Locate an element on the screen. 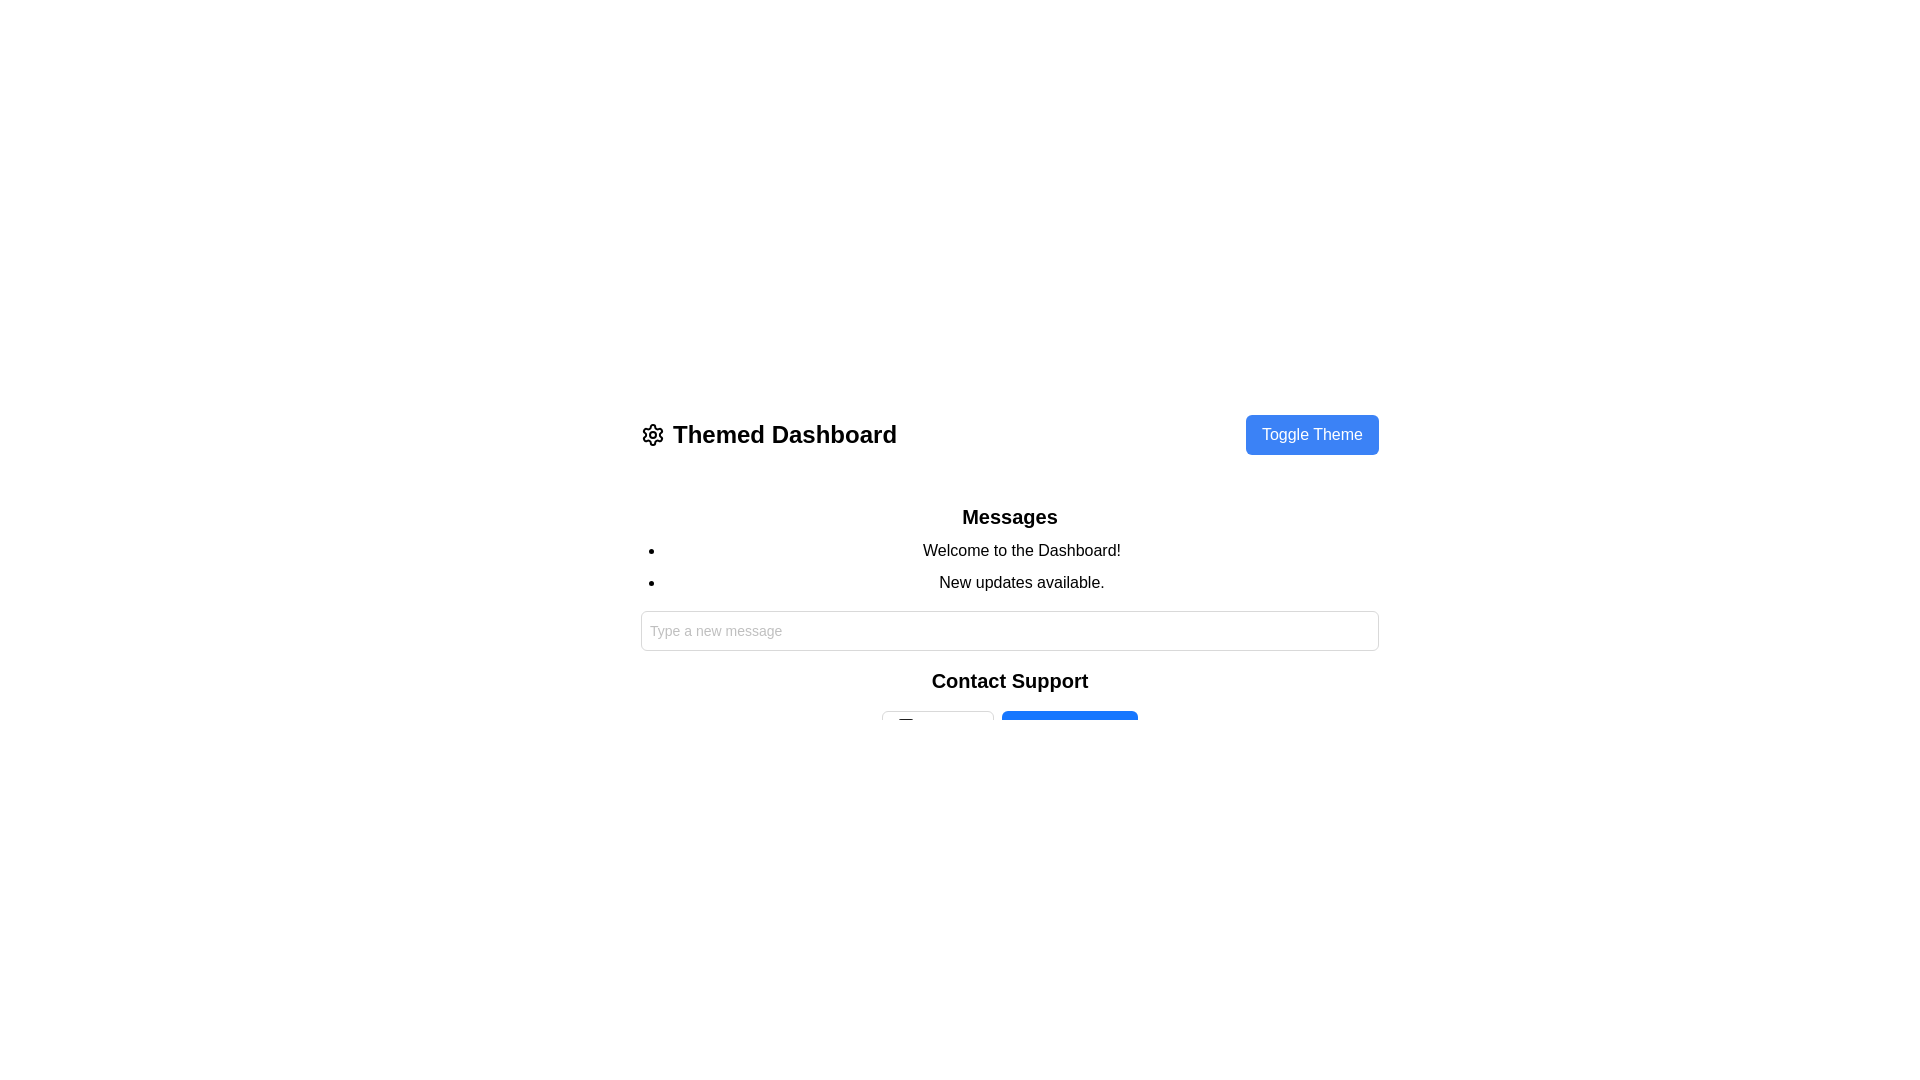 The image size is (1920, 1080). the 'Email Us' button, which contains a minimalist mail icon outlined in a neutral color, located to the left of the button's text is located at coordinates (904, 726).